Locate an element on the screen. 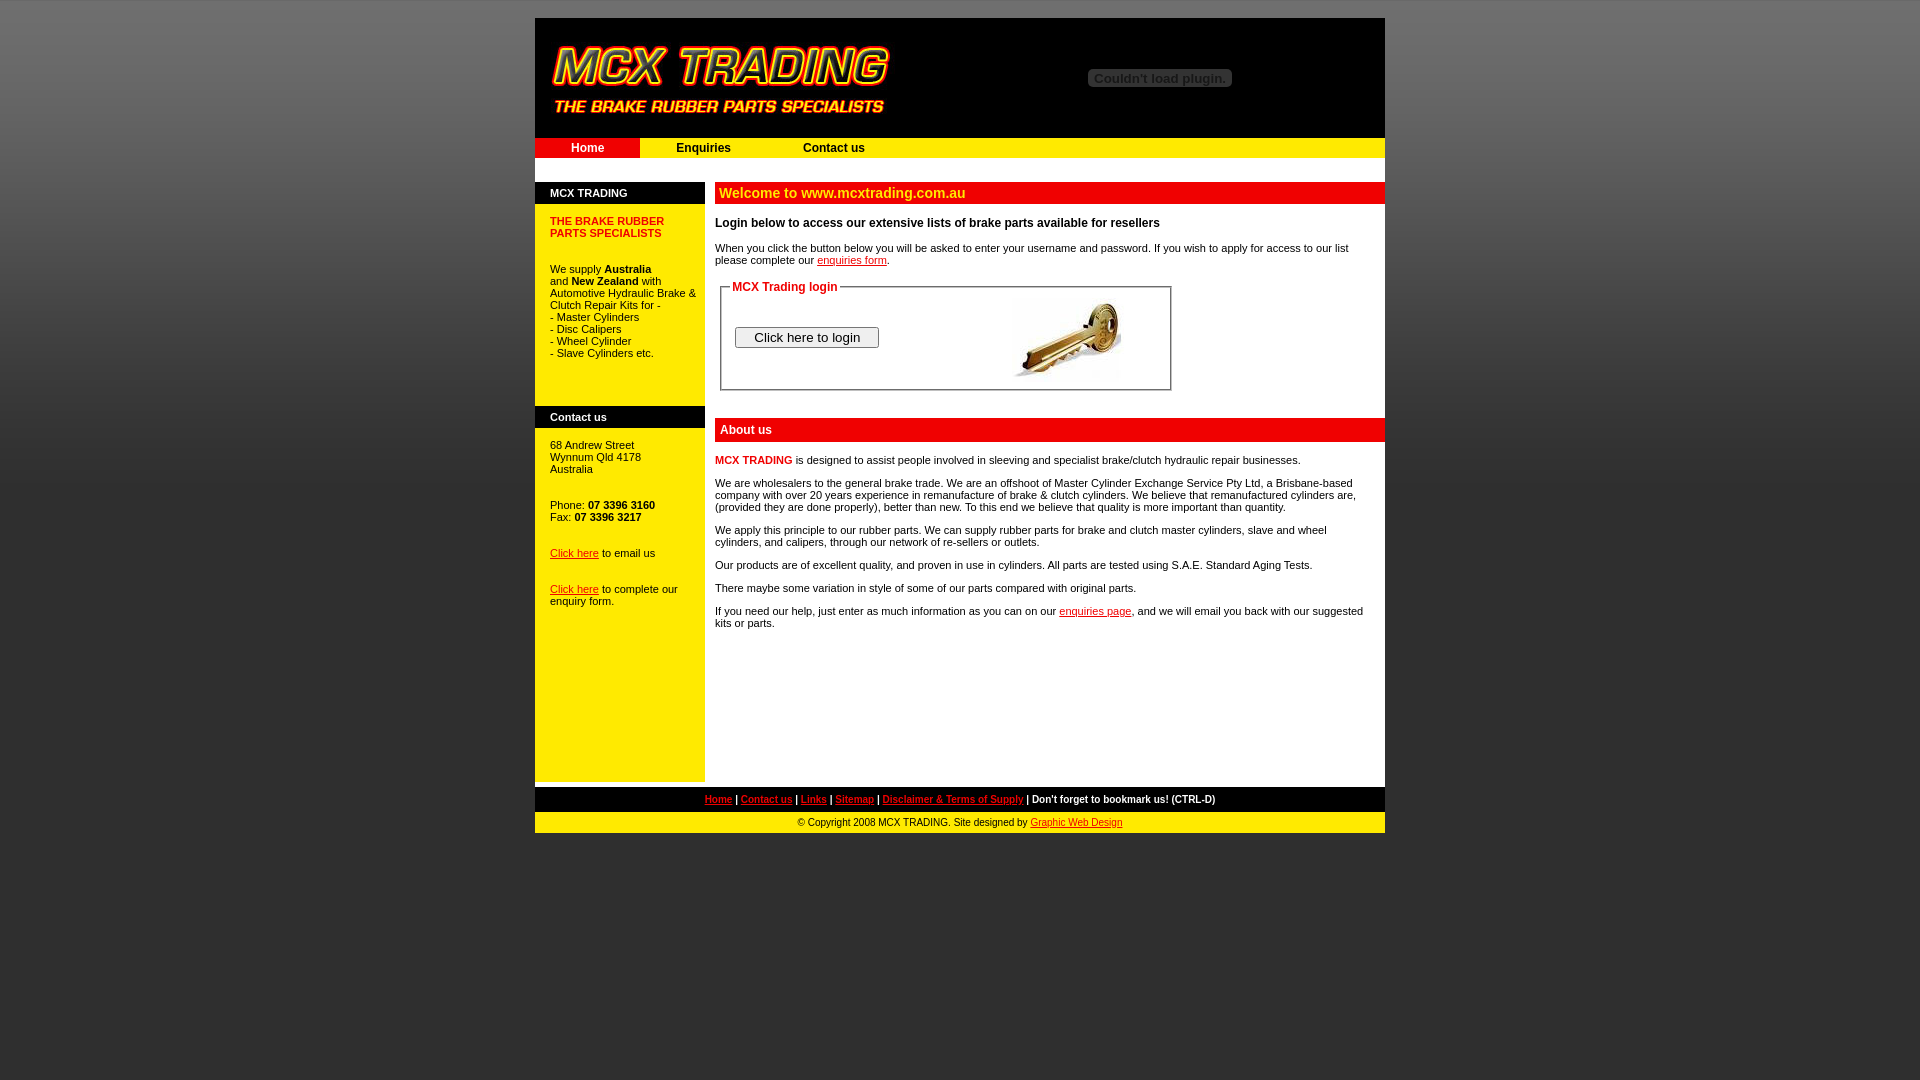 The image size is (1920, 1080). 'Contact us' is located at coordinates (834, 146).